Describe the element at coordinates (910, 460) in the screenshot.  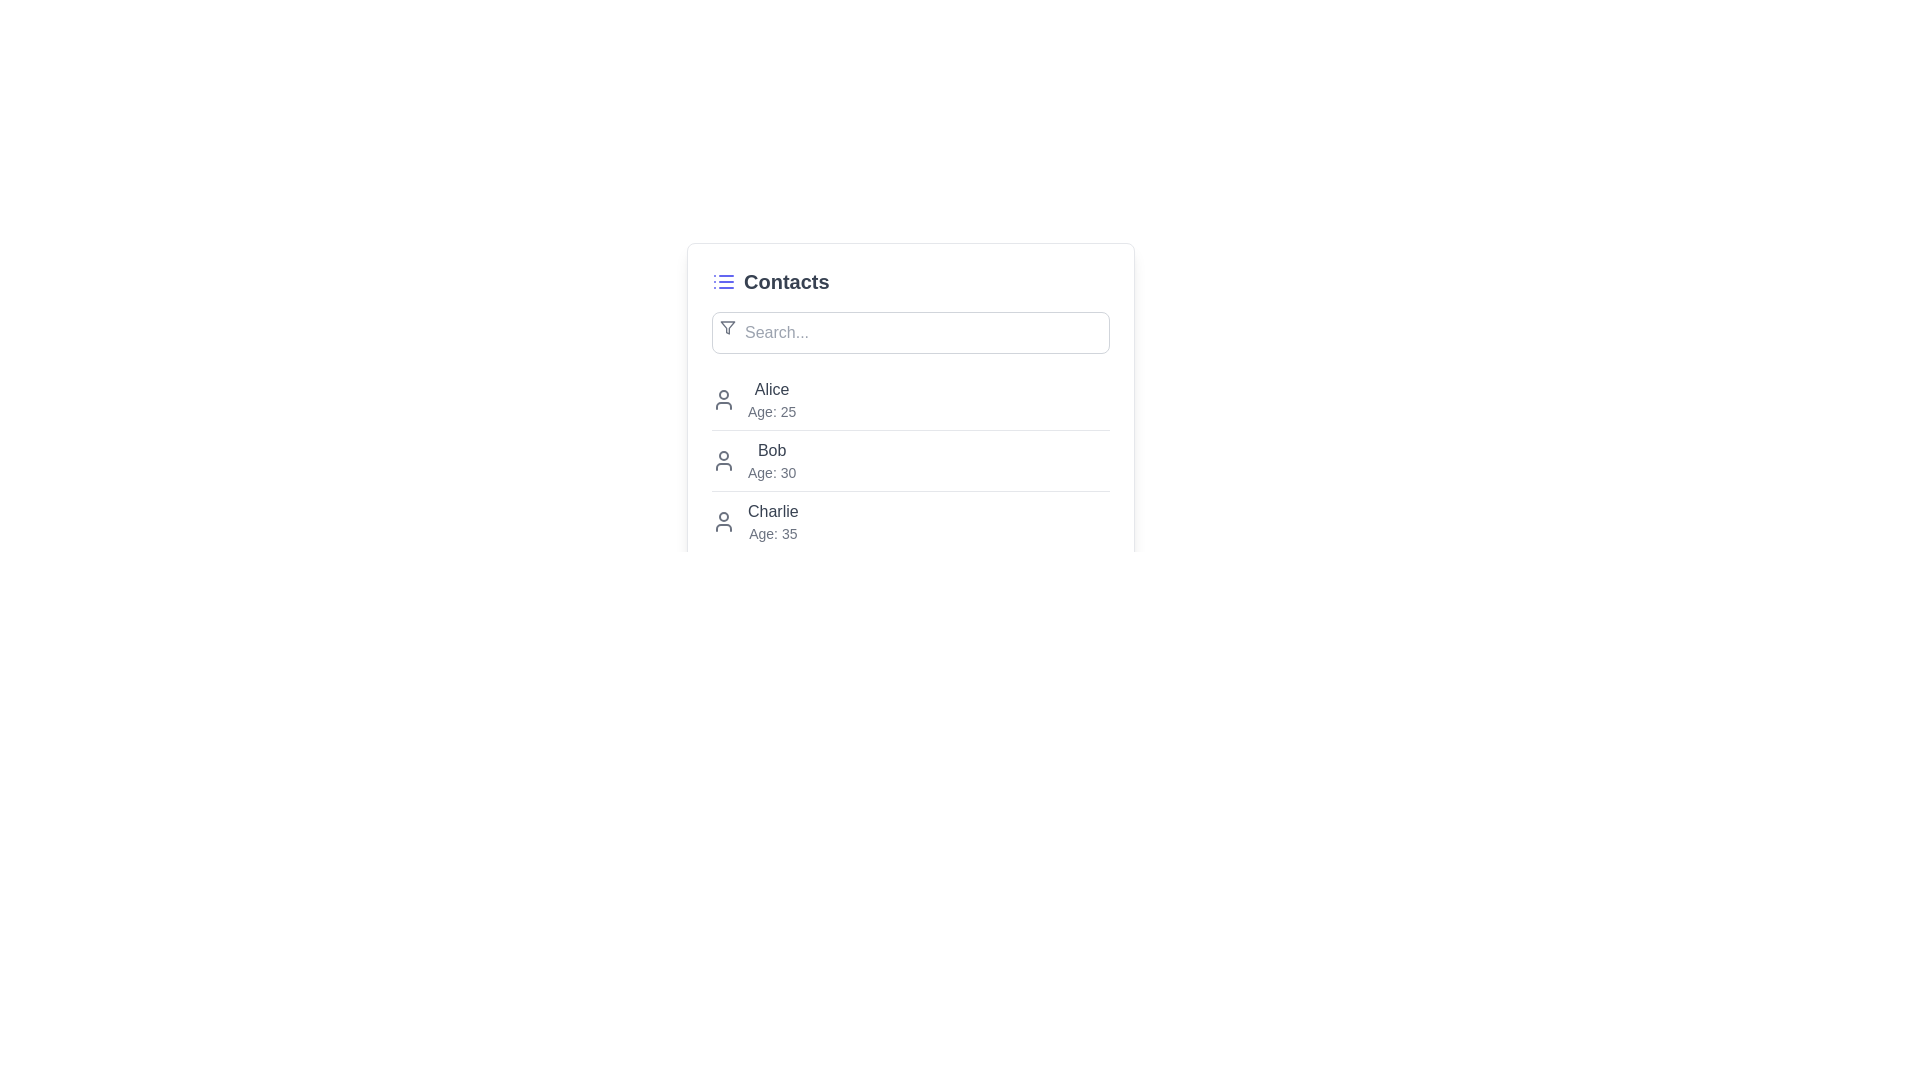
I see `the second user entry in the 'Contacts' list that displays the name 'Bob' and age '30'` at that location.